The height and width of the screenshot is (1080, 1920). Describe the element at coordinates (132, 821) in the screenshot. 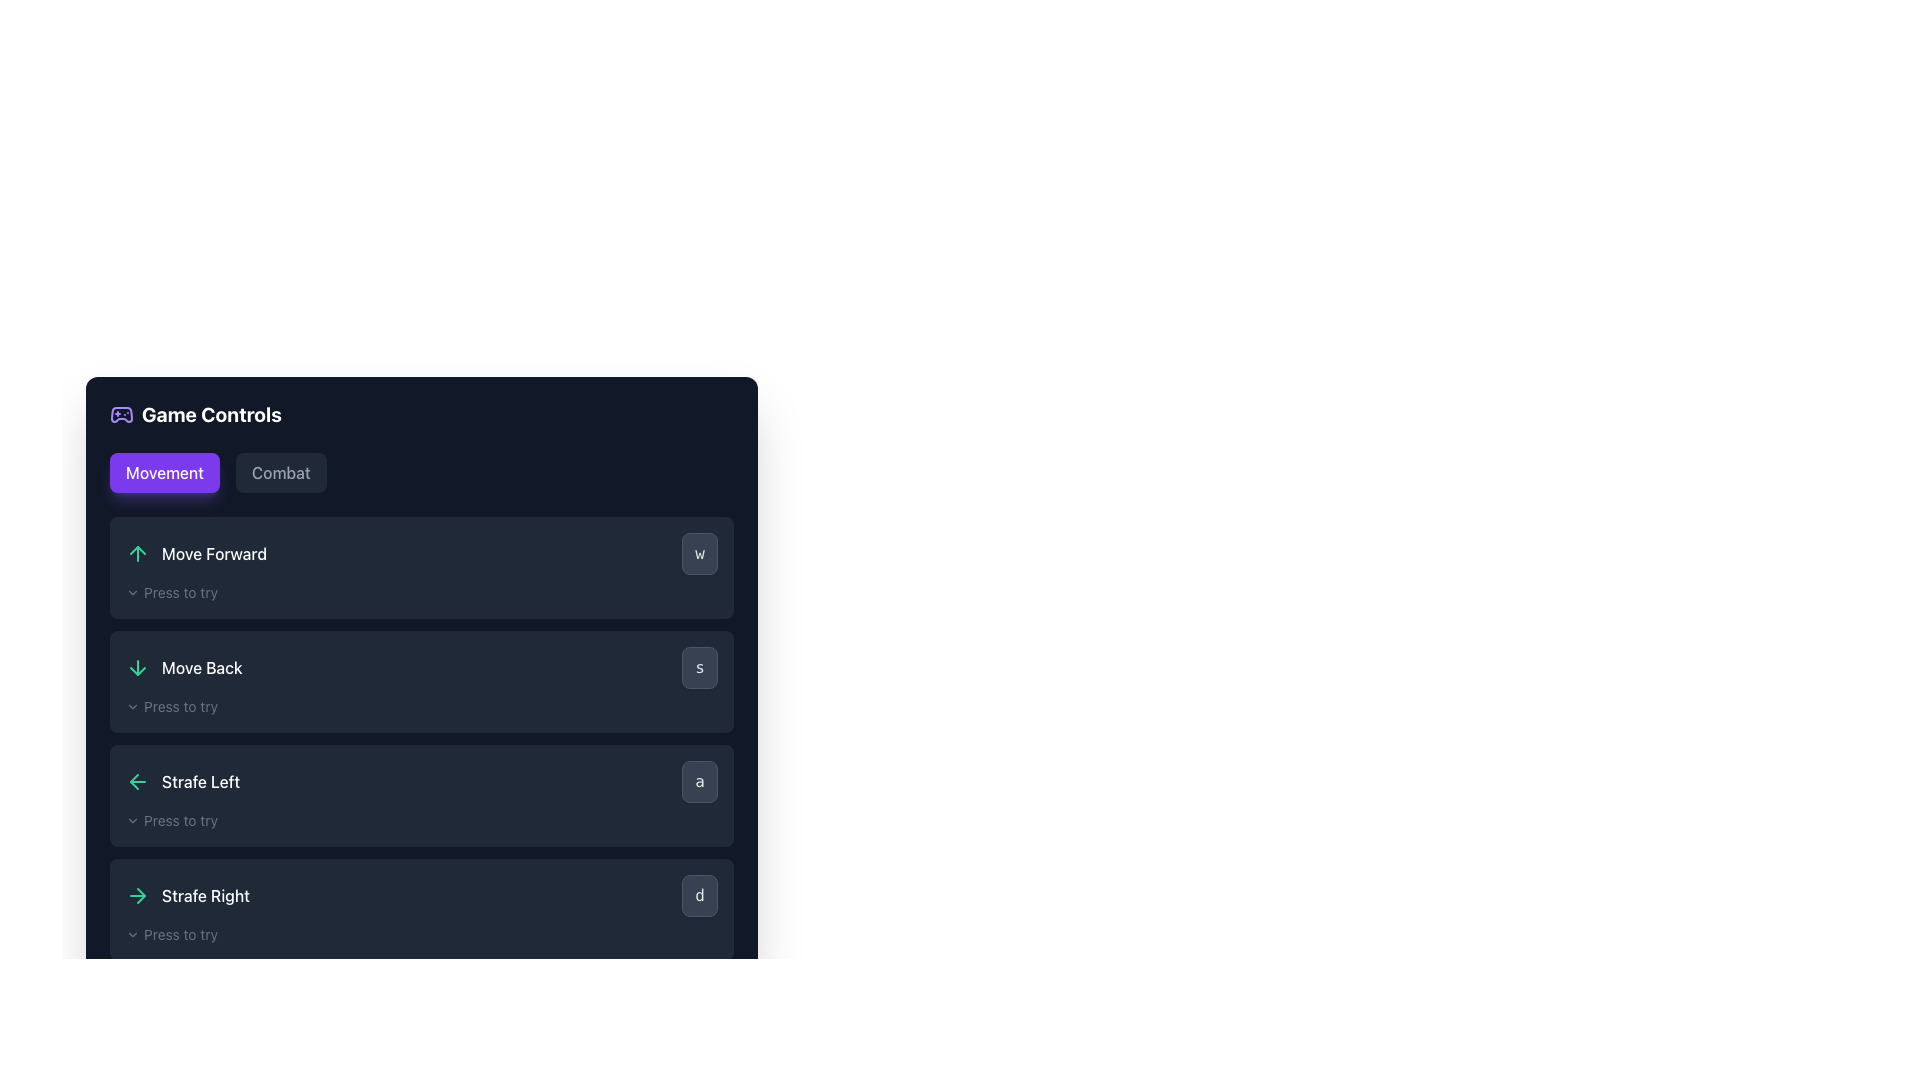

I see `the presence of the small down-arrow icon located to the left of the text label 'Press to try' within the 'Game Controls' interface section` at that location.